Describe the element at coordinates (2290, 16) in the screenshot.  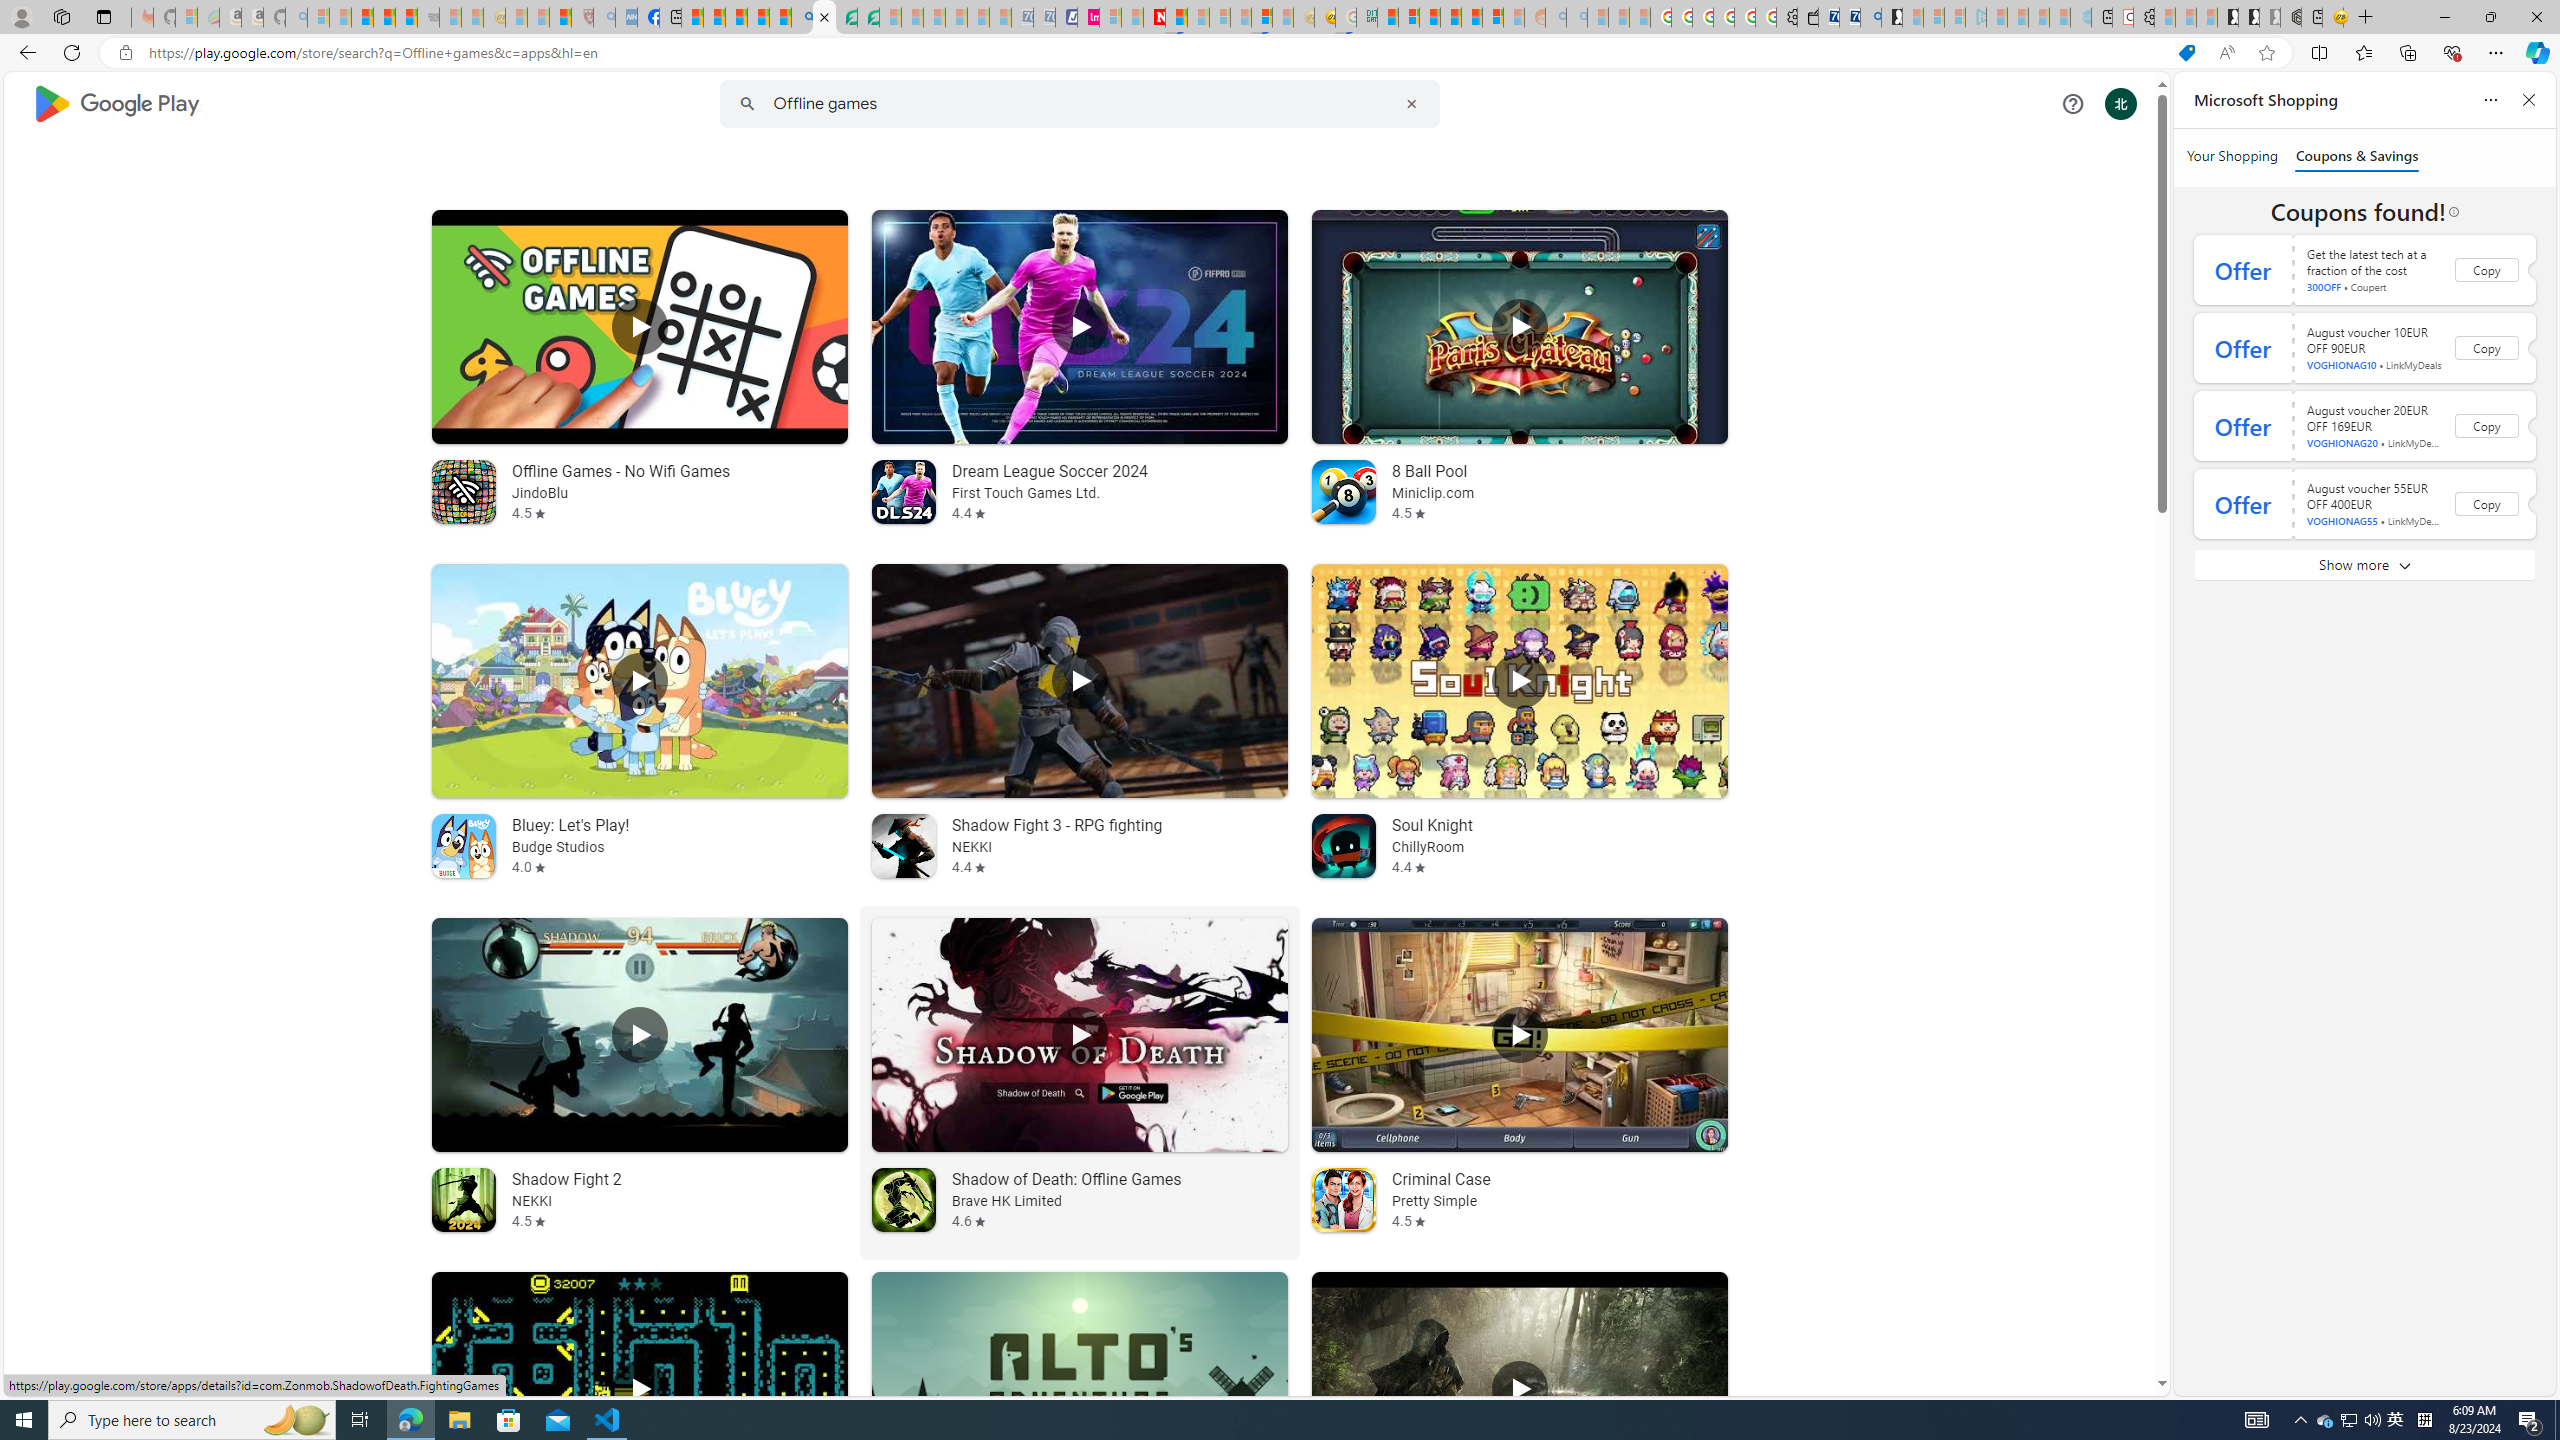
I see `'Nordace - Nordace Siena Is Not An Ordinary Backpack'` at that location.